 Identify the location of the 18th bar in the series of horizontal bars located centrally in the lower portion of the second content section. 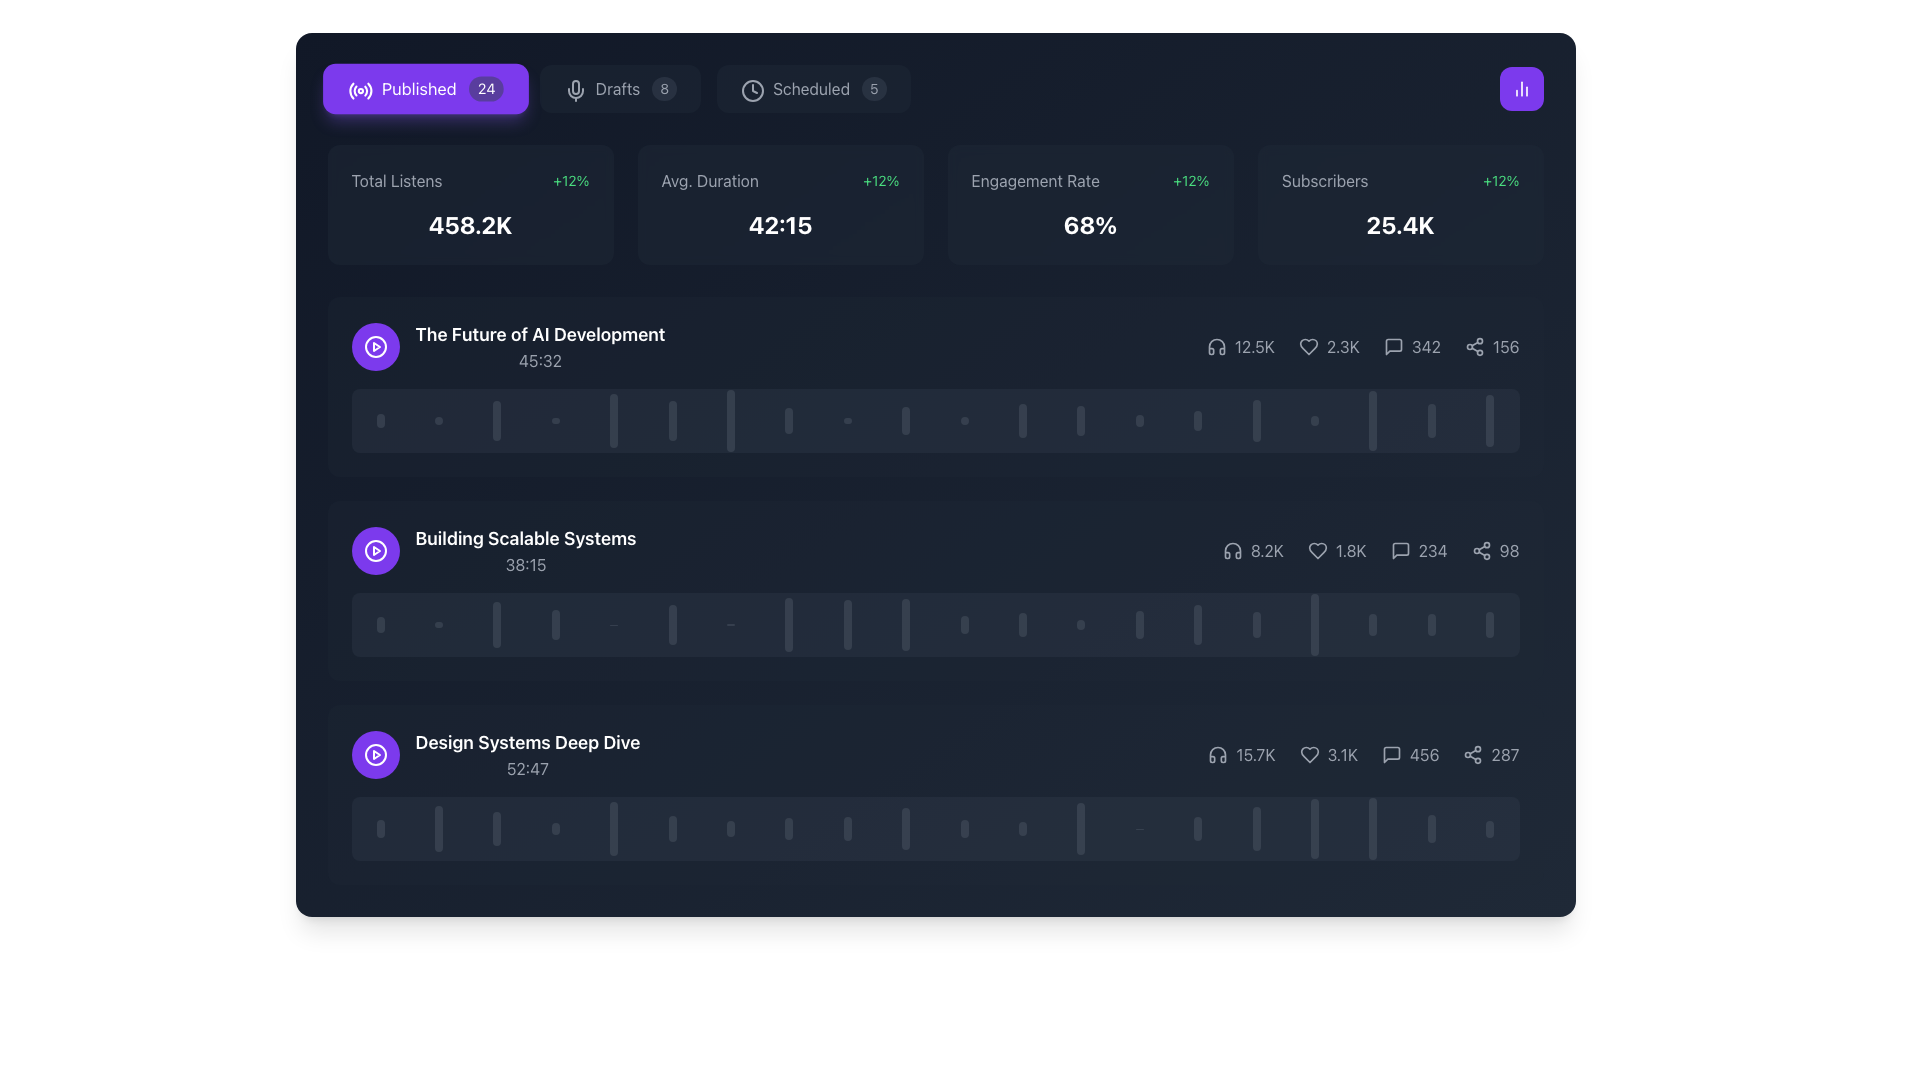
(1315, 623).